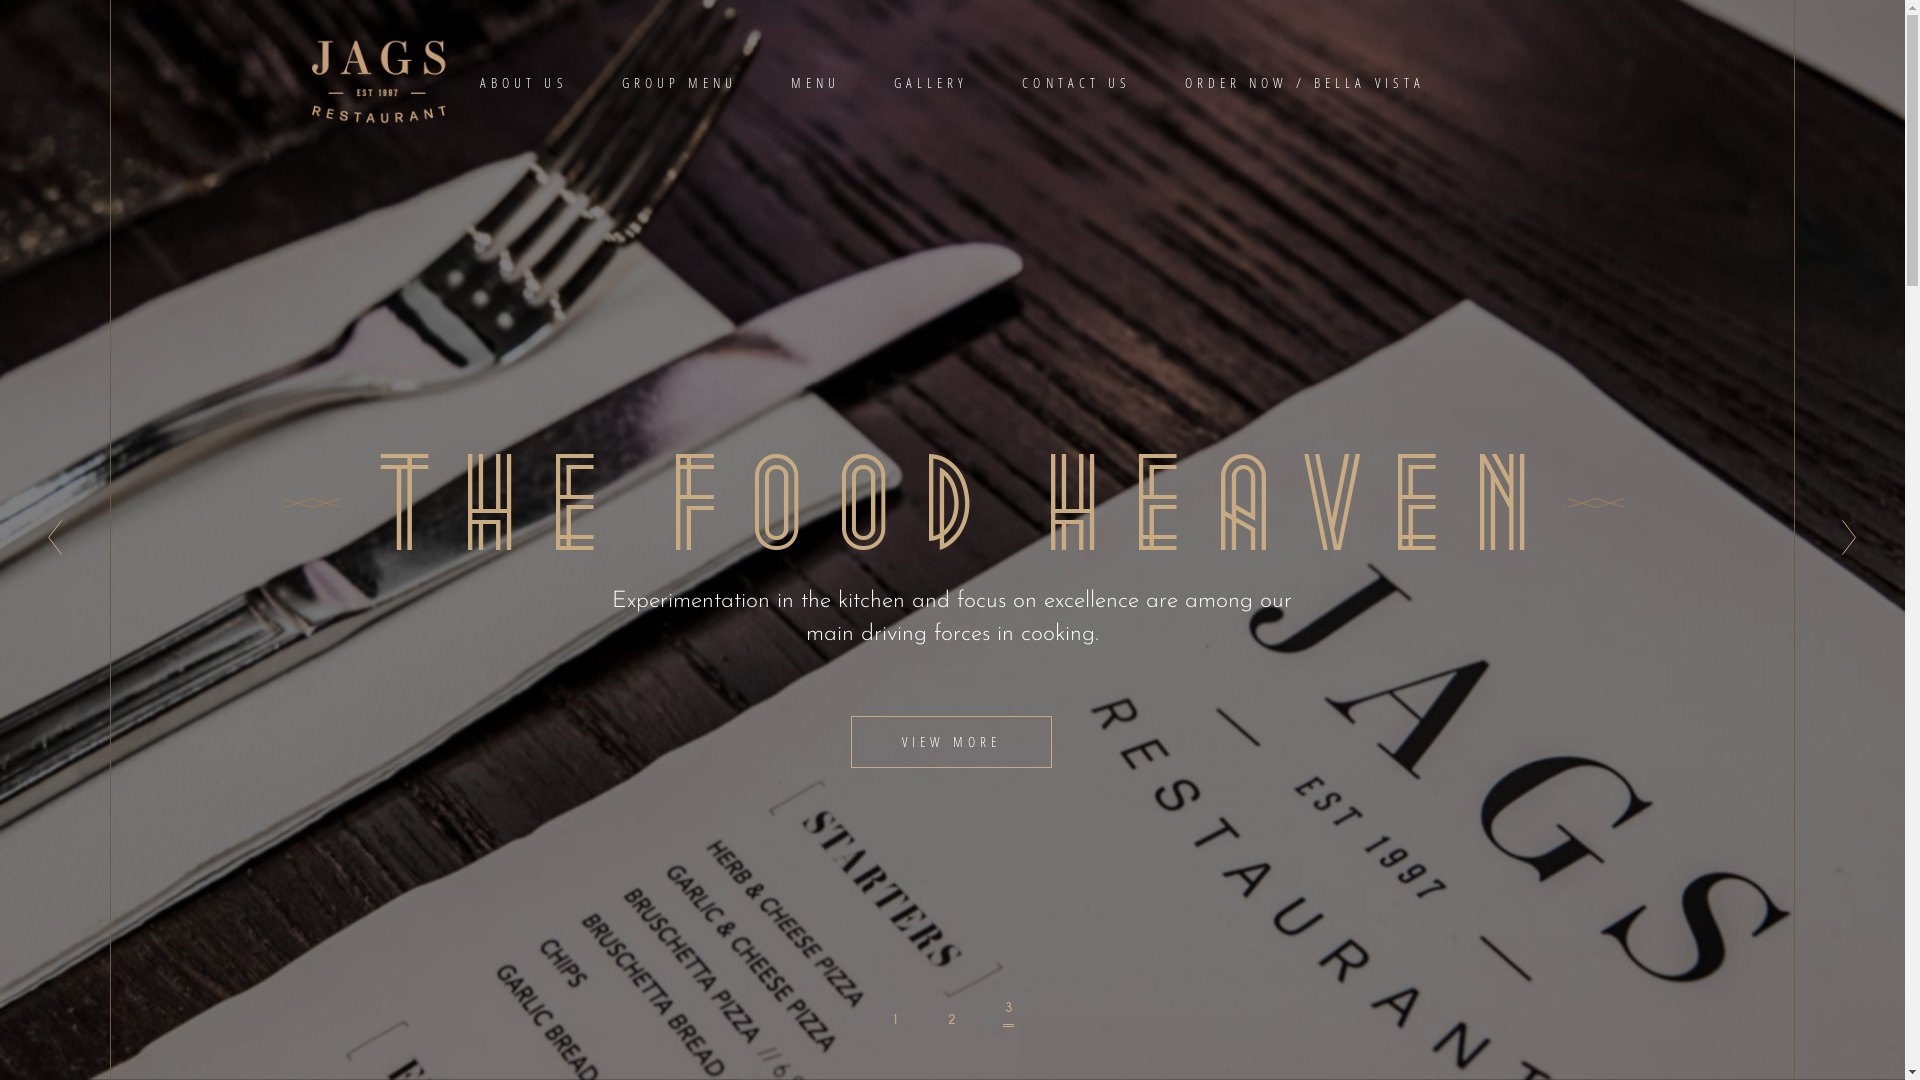 The height and width of the screenshot is (1080, 1920). I want to click on 'CONTACT US', so click(1074, 80).